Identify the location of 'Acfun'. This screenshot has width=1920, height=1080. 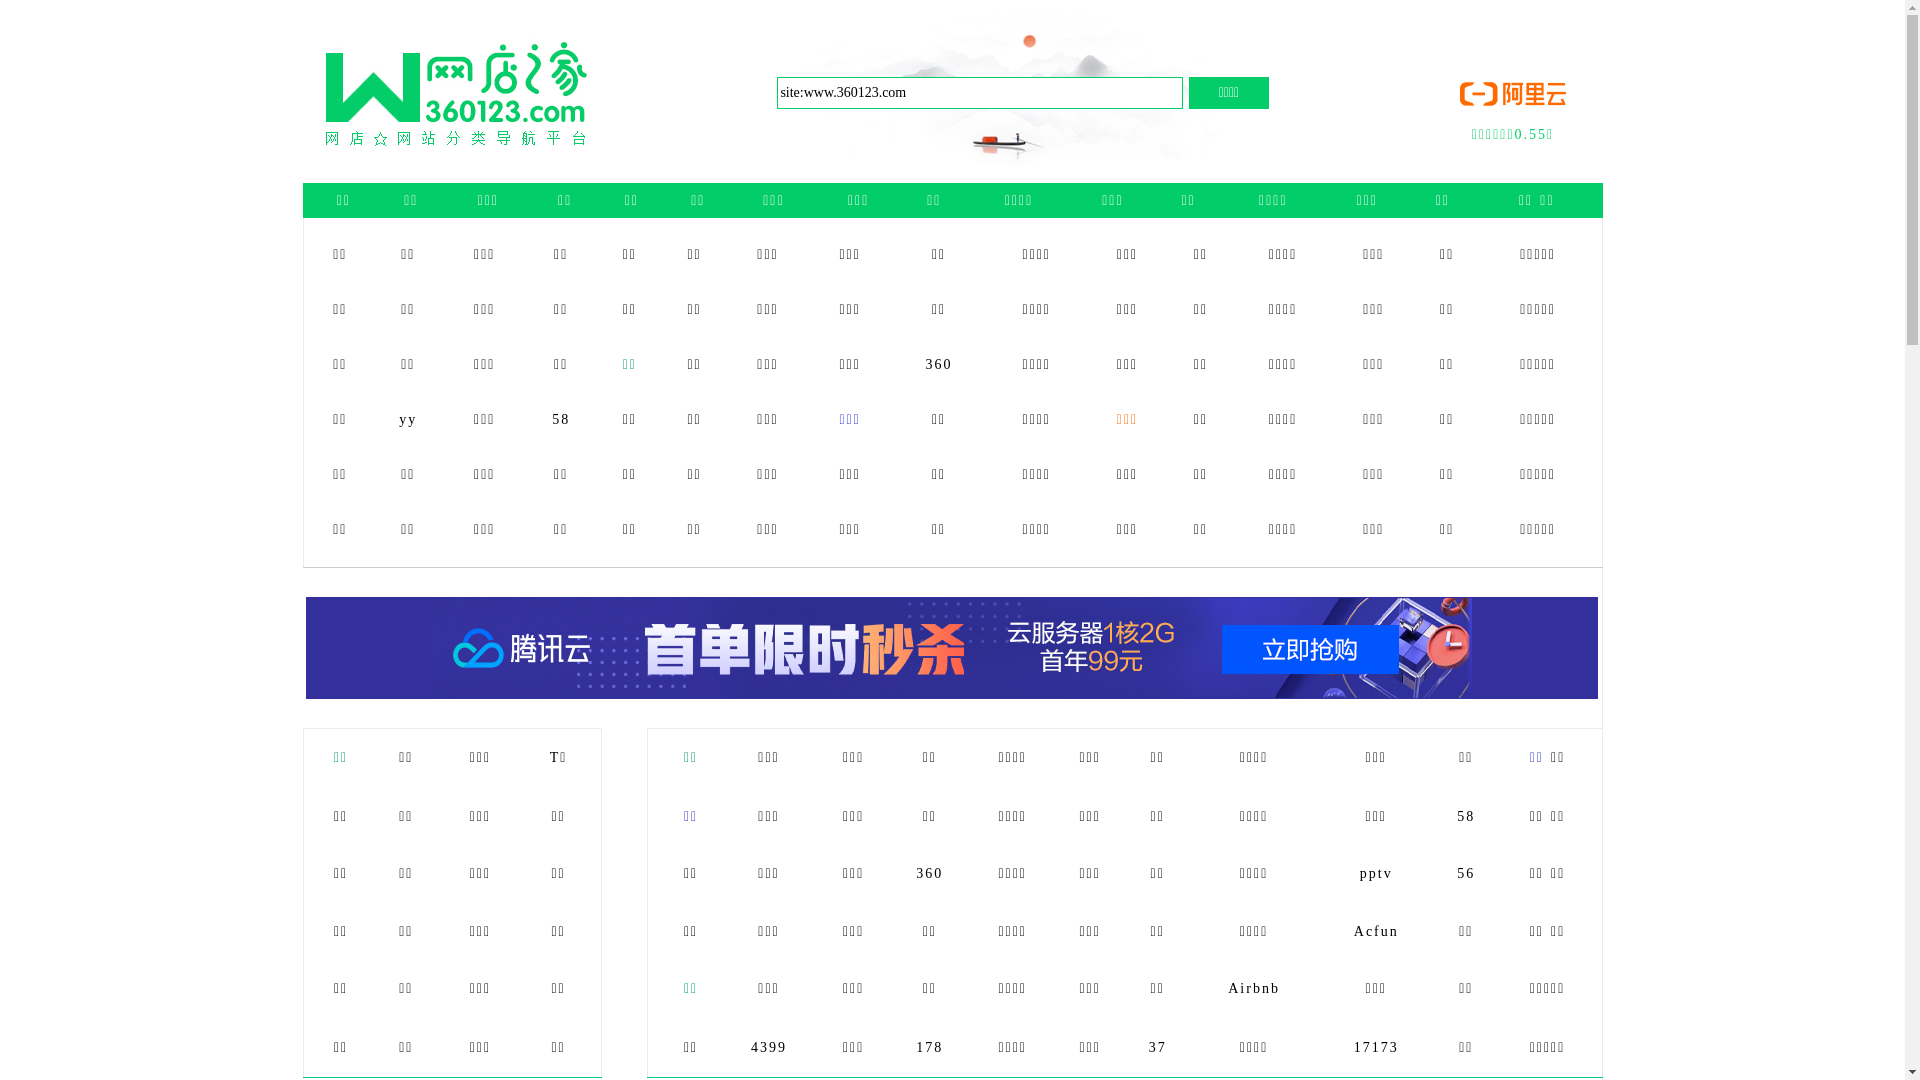
(1375, 931).